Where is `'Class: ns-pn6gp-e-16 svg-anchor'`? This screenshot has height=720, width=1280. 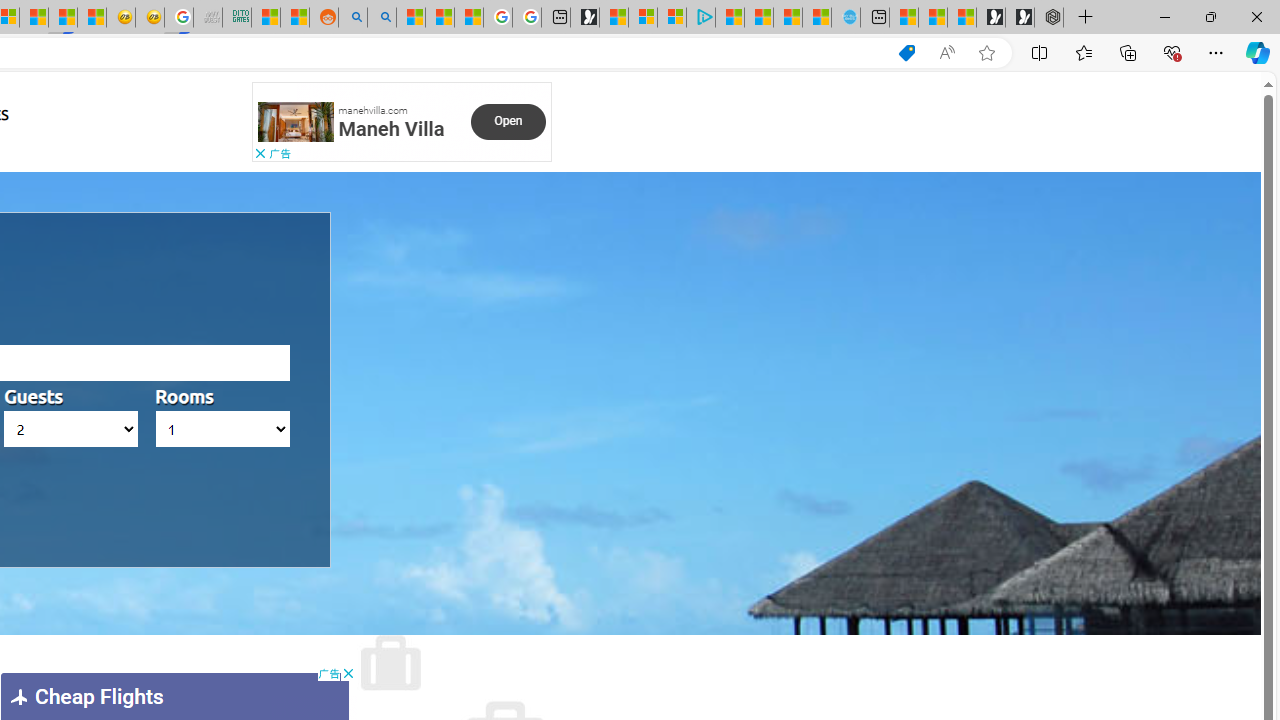 'Class: ns-pn6gp-e-16 svg-anchor' is located at coordinates (295, 122).